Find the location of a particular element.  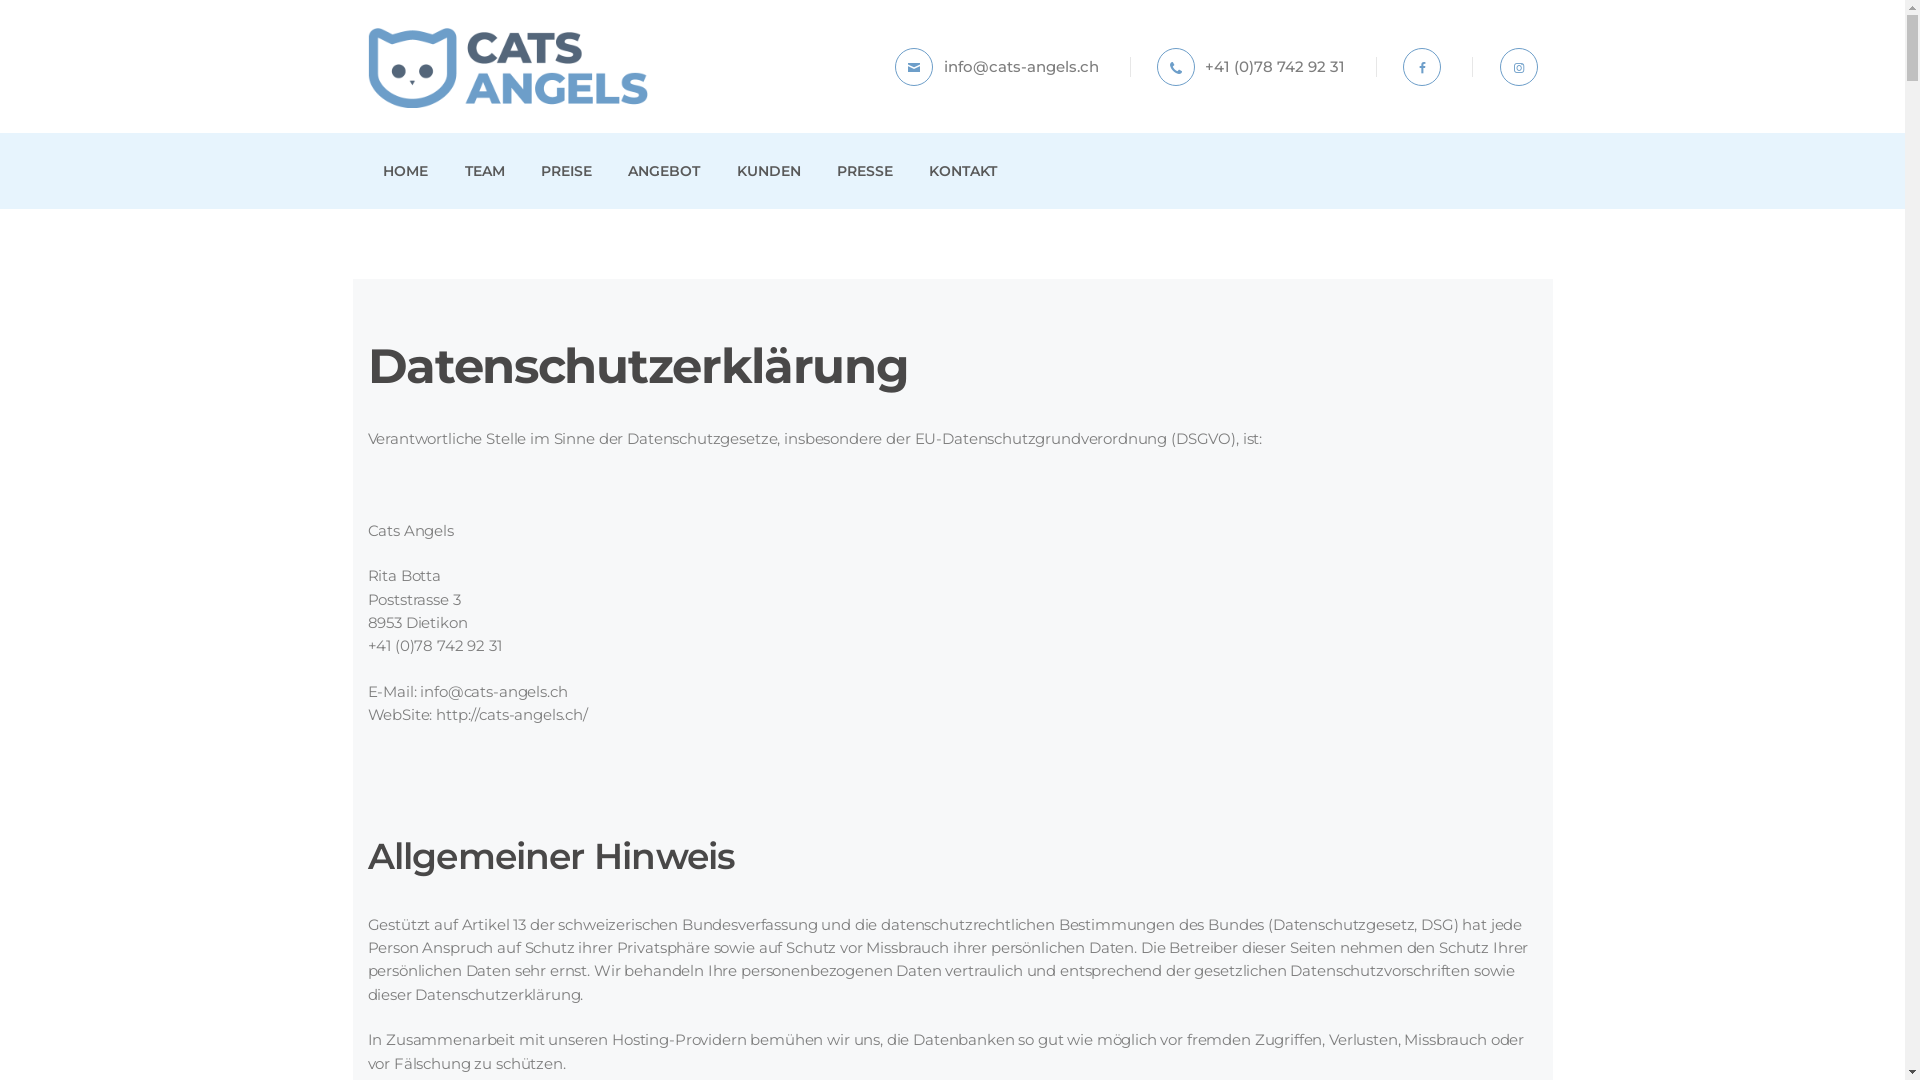

'ANGEBOT' is located at coordinates (664, 169).